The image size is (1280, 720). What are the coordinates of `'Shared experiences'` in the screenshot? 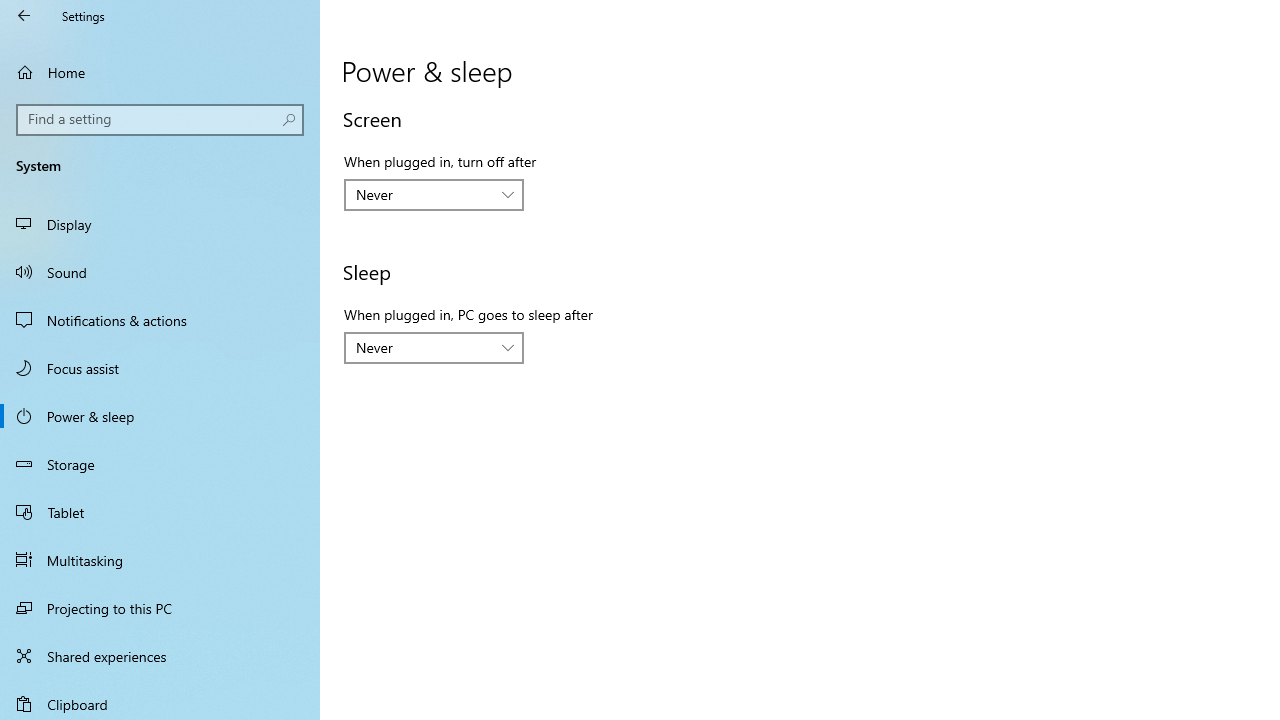 It's located at (160, 655).